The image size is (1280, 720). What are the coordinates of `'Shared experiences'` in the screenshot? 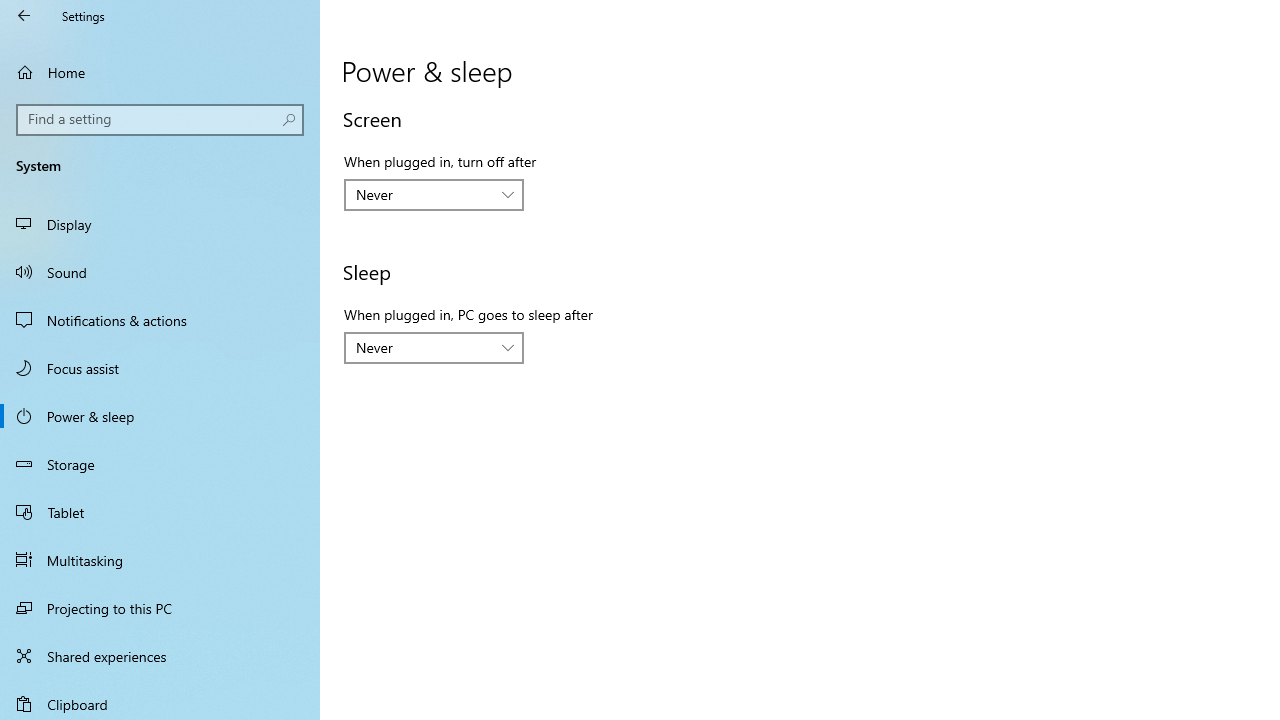 It's located at (160, 655).